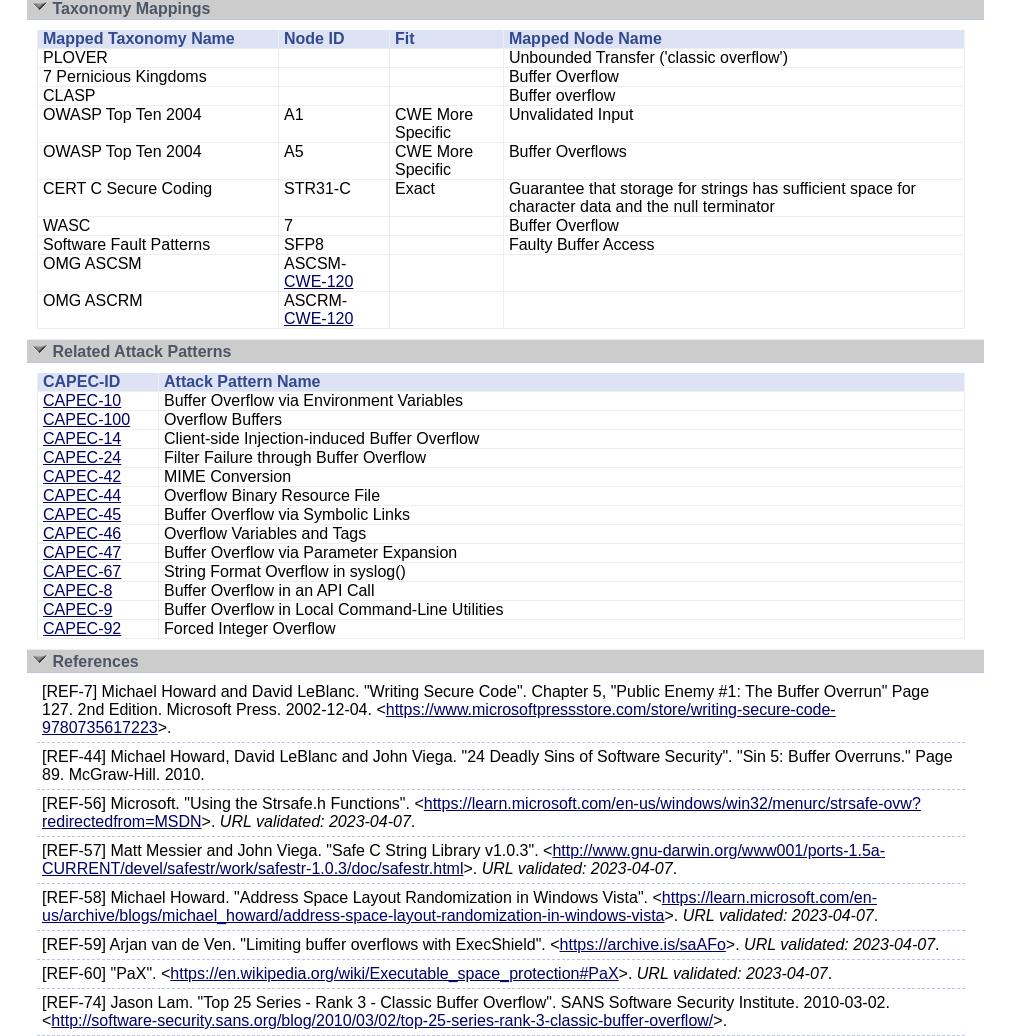  What do you see at coordinates (249, 628) in the screenshot?
I see `'Forced Integer Overflow'` at bounding box center [249, 628].